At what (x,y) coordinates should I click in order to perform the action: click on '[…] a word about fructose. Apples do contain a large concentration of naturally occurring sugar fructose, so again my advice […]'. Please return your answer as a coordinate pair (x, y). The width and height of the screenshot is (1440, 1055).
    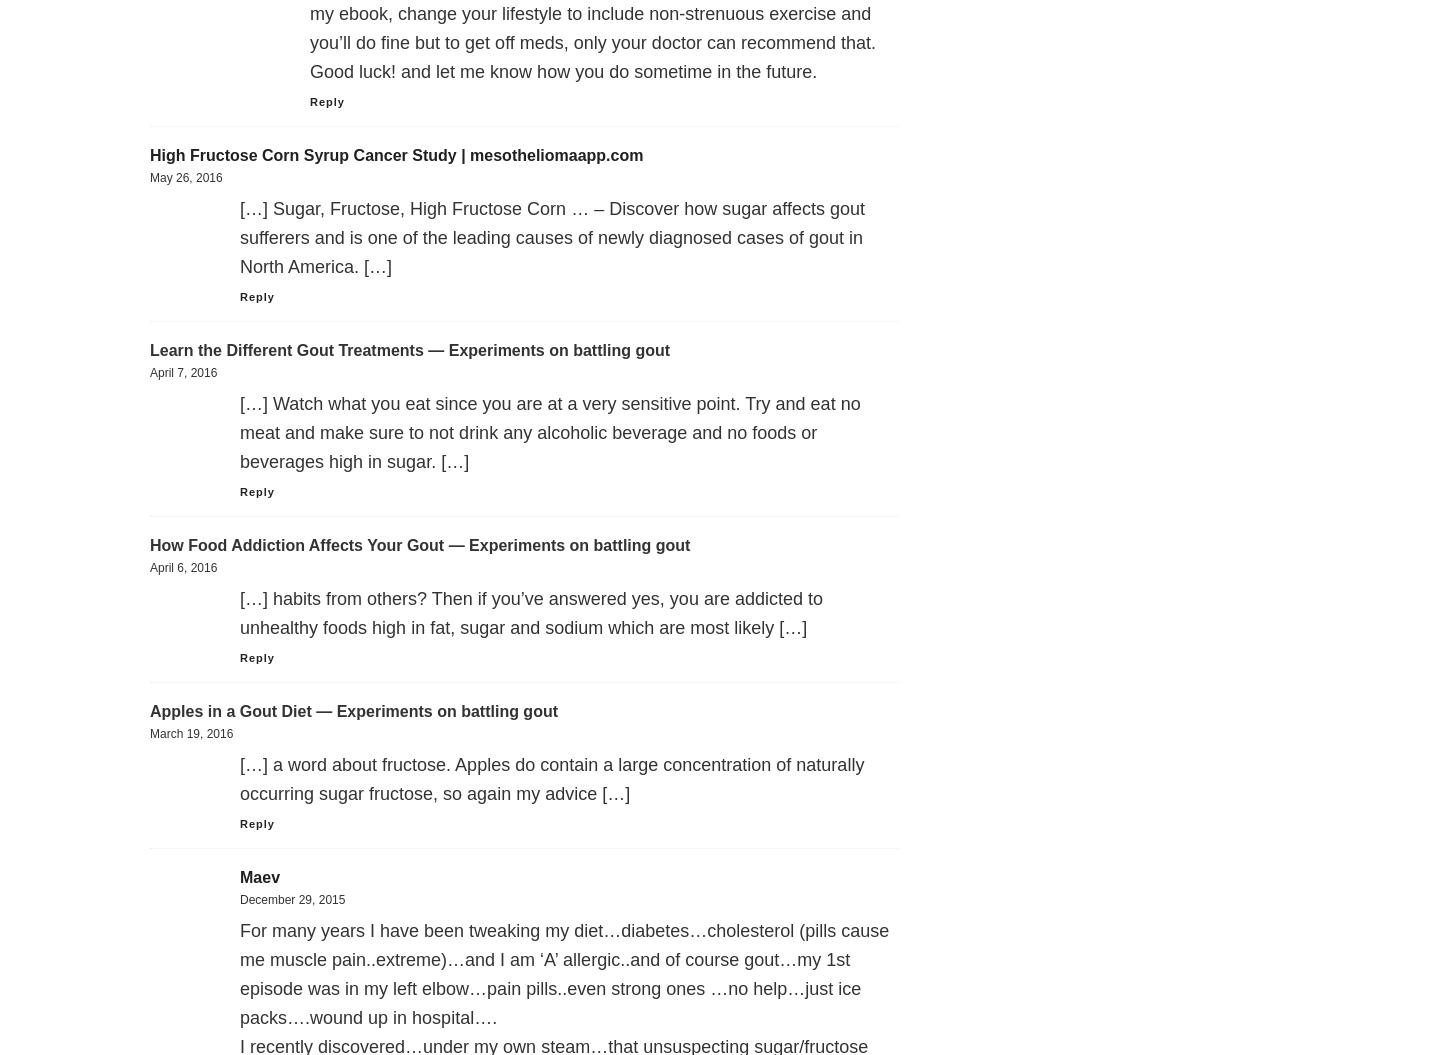
    Looking at the image, I should click on (551, 778).